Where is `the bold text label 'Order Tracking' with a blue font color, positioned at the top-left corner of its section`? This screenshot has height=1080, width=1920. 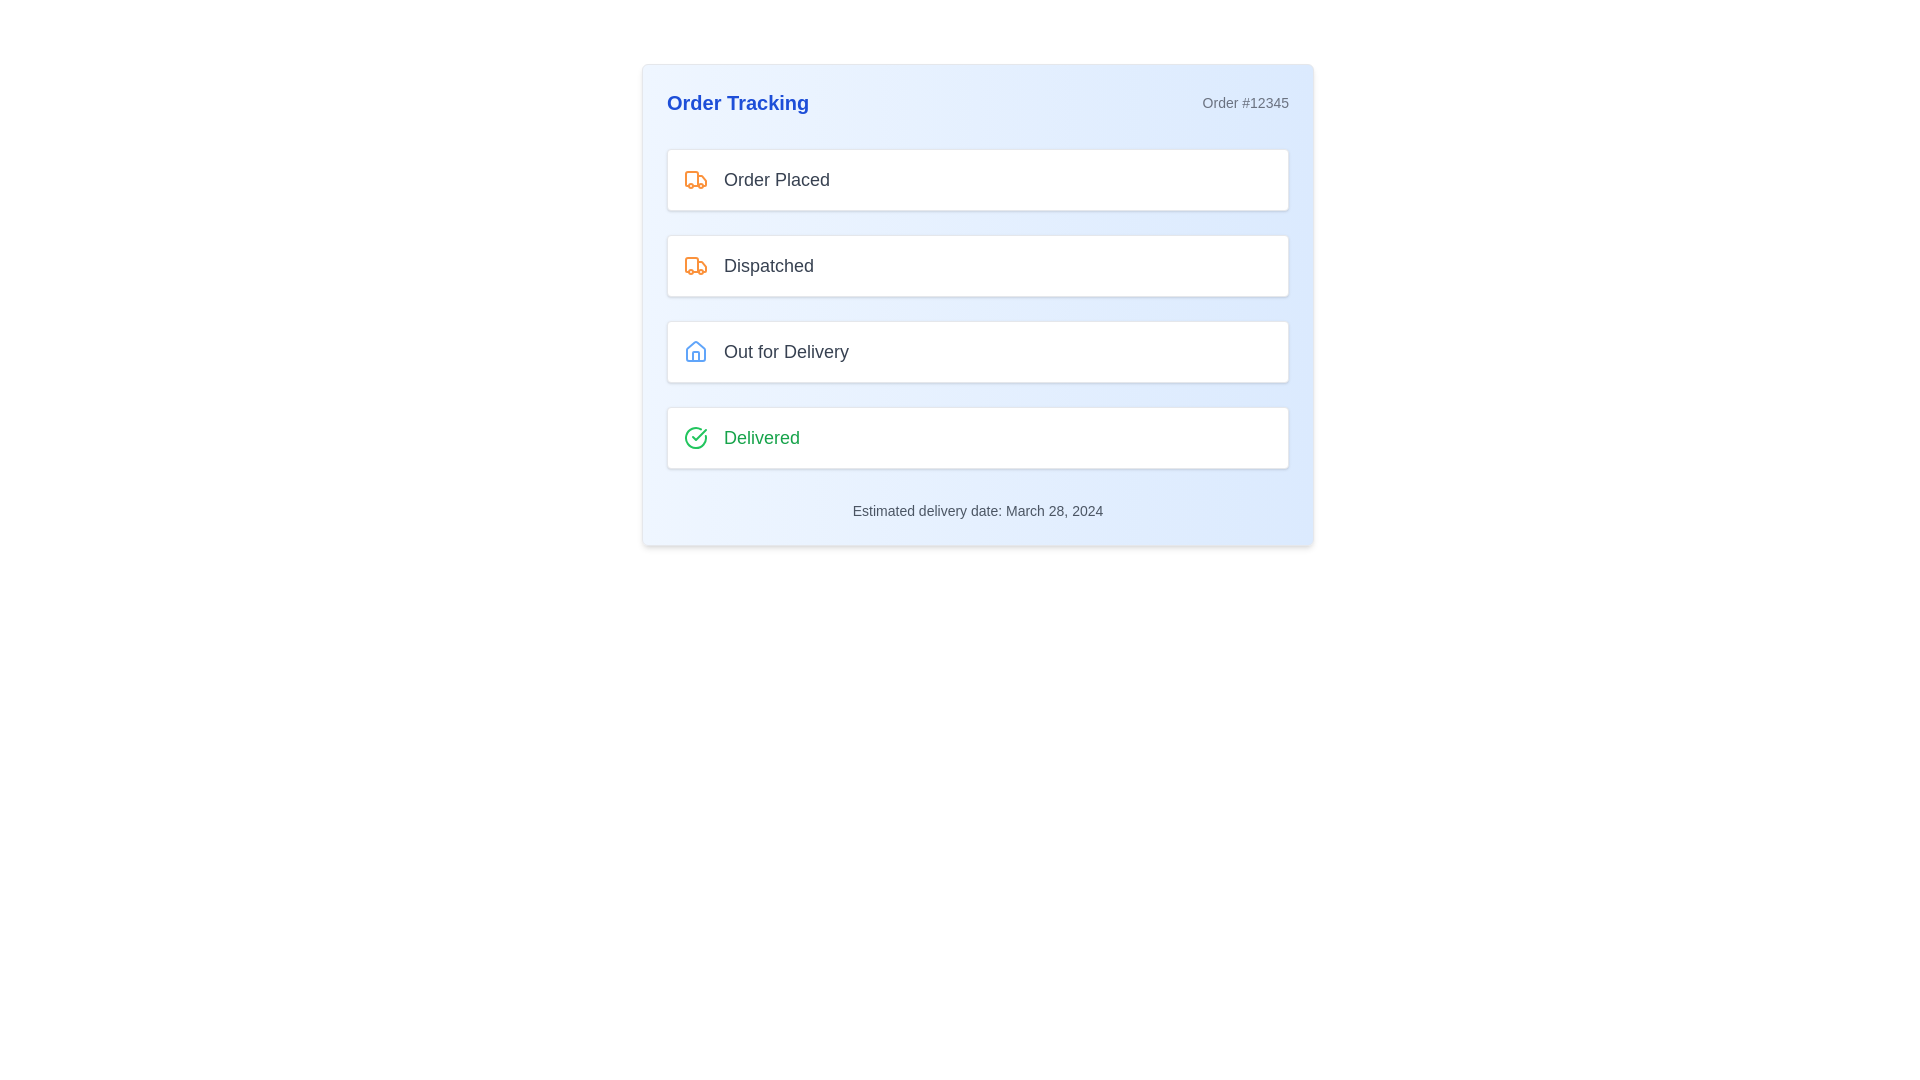
the bold text label 'Order Tracking' with a blue font color, positioned at the top-left corner of its section is located at coordinates (737, 103).